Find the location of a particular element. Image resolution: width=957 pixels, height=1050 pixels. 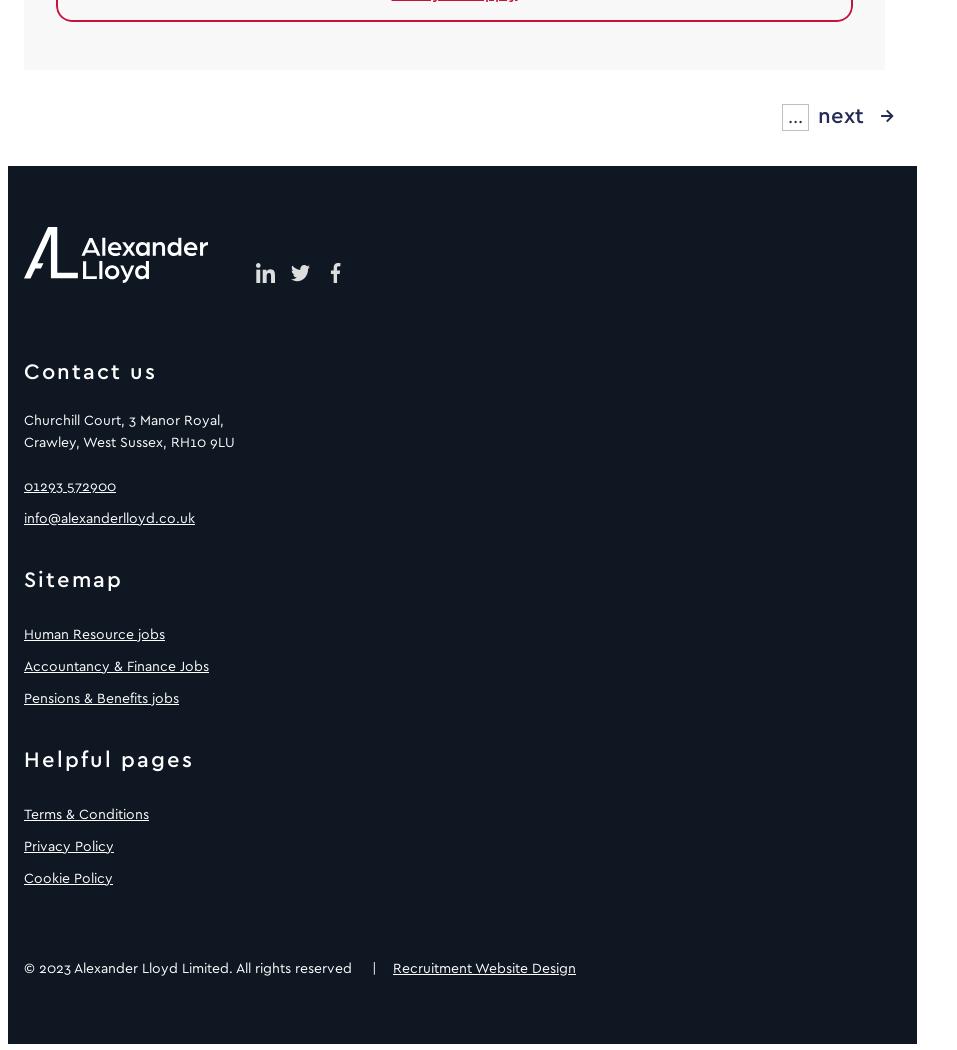

'Crawley, West Sussex, RH10 9LU' is located at coordinates (129, 441).